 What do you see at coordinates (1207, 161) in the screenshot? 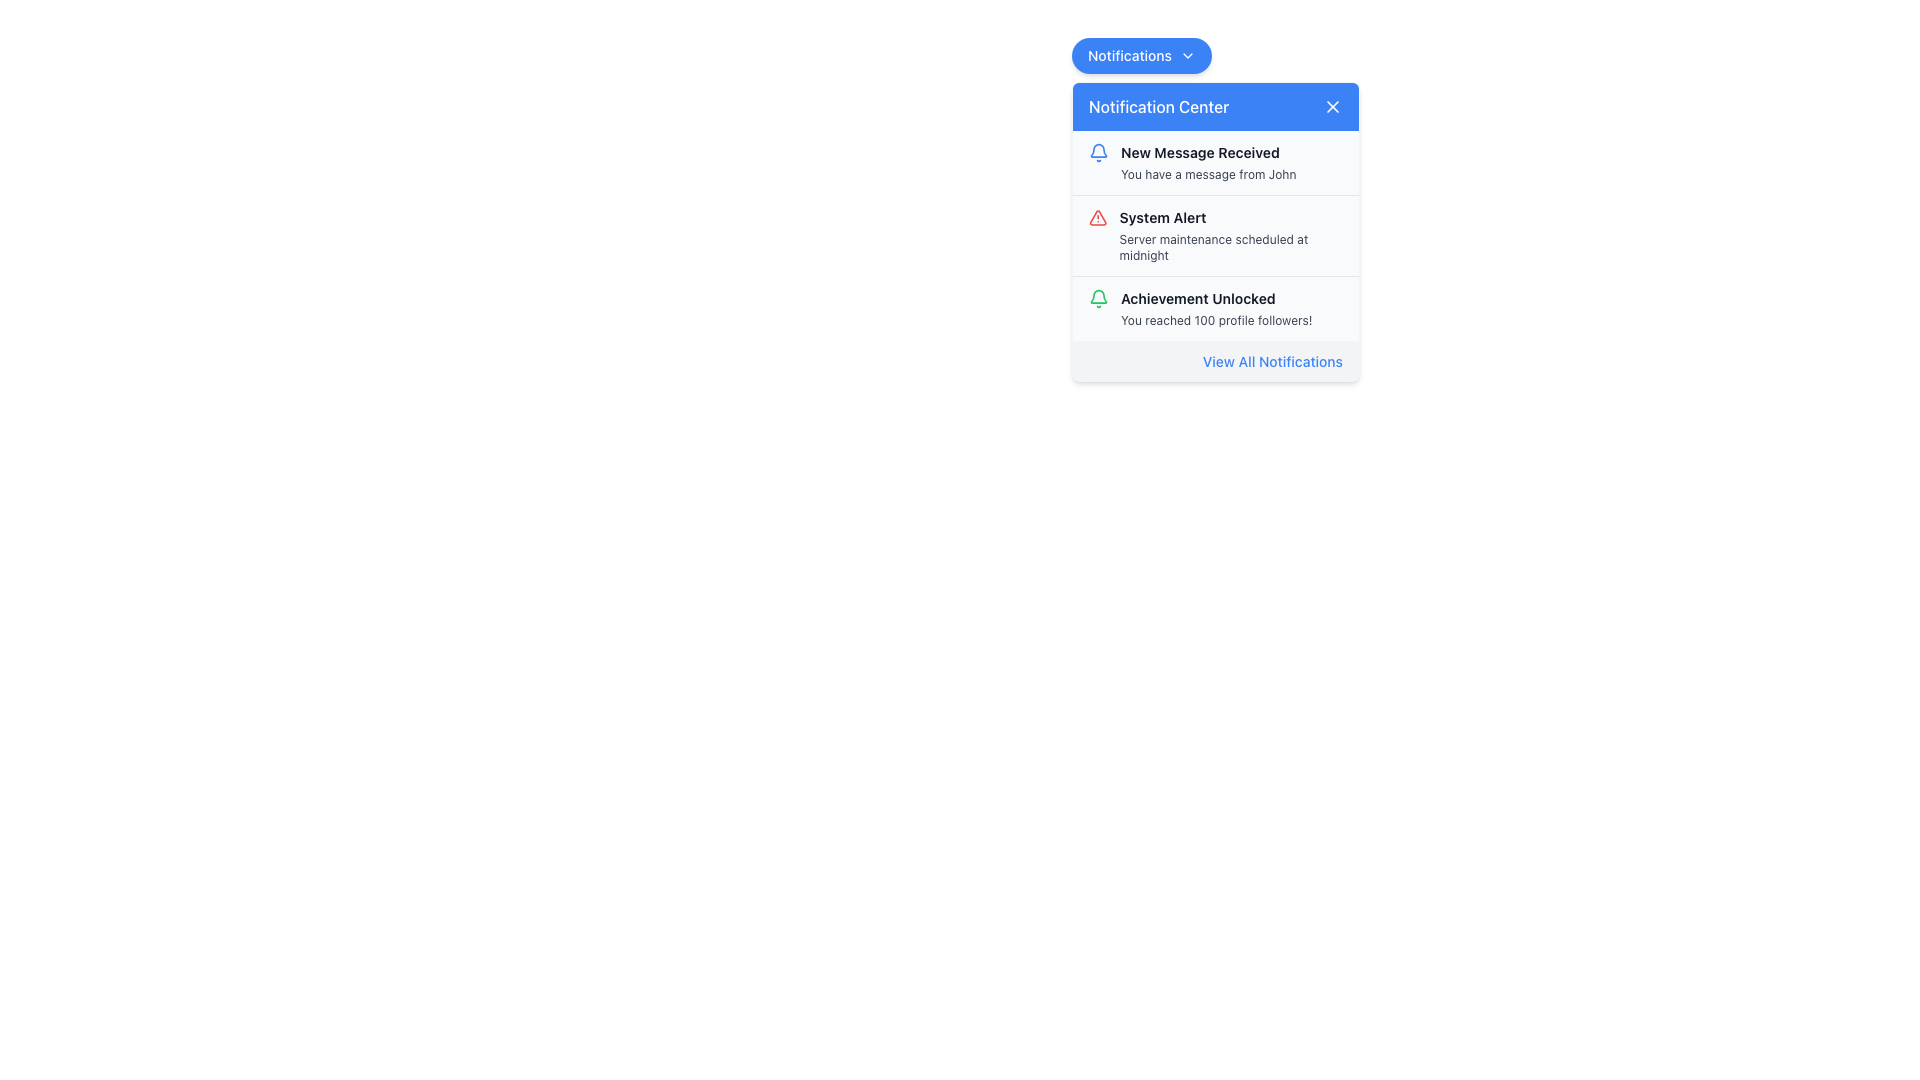
I see `the first notification in the Notification Center that reads 'New Message Received'` at bounding box center [1207, 161].